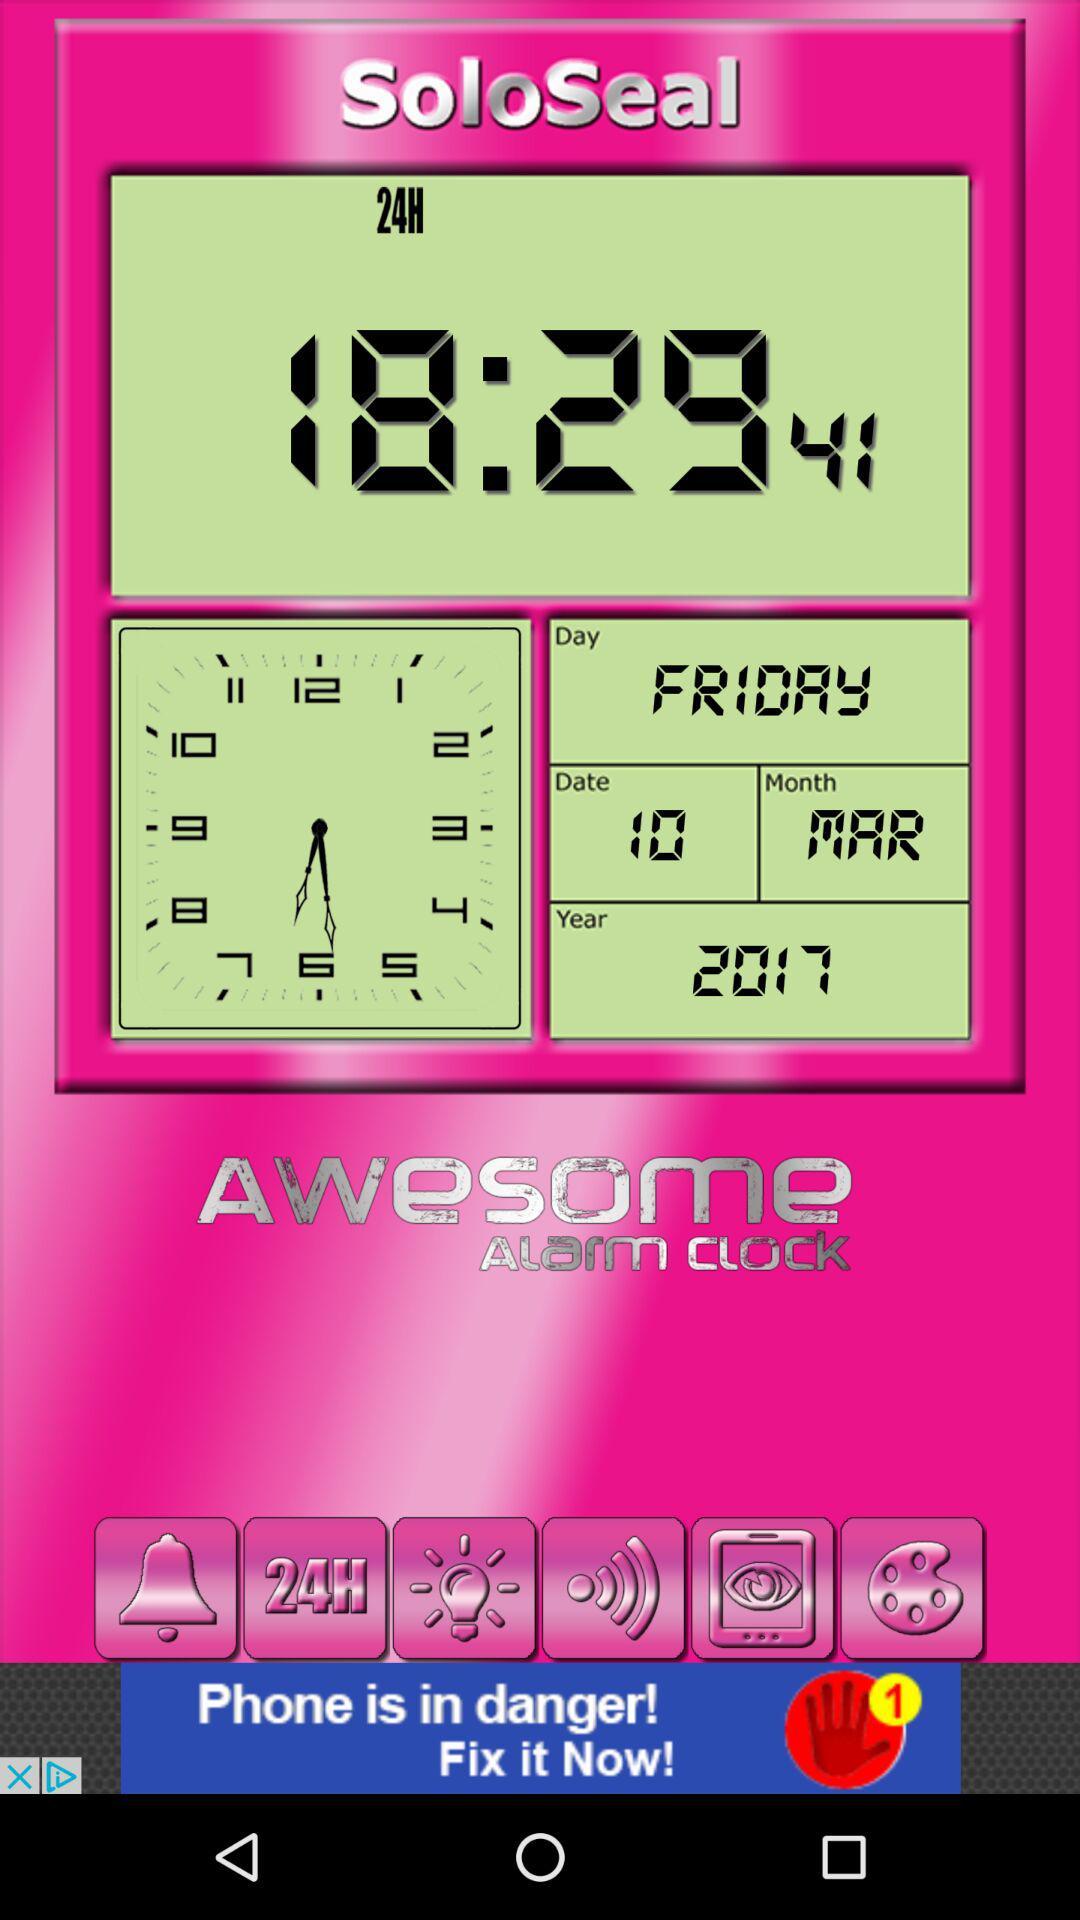 The width and height of the screenshot is (1080, 1920). What do you see at coordinates (464, 1587) in the screenshot?
I see `change brightness` at bounding box center [464, 1587].